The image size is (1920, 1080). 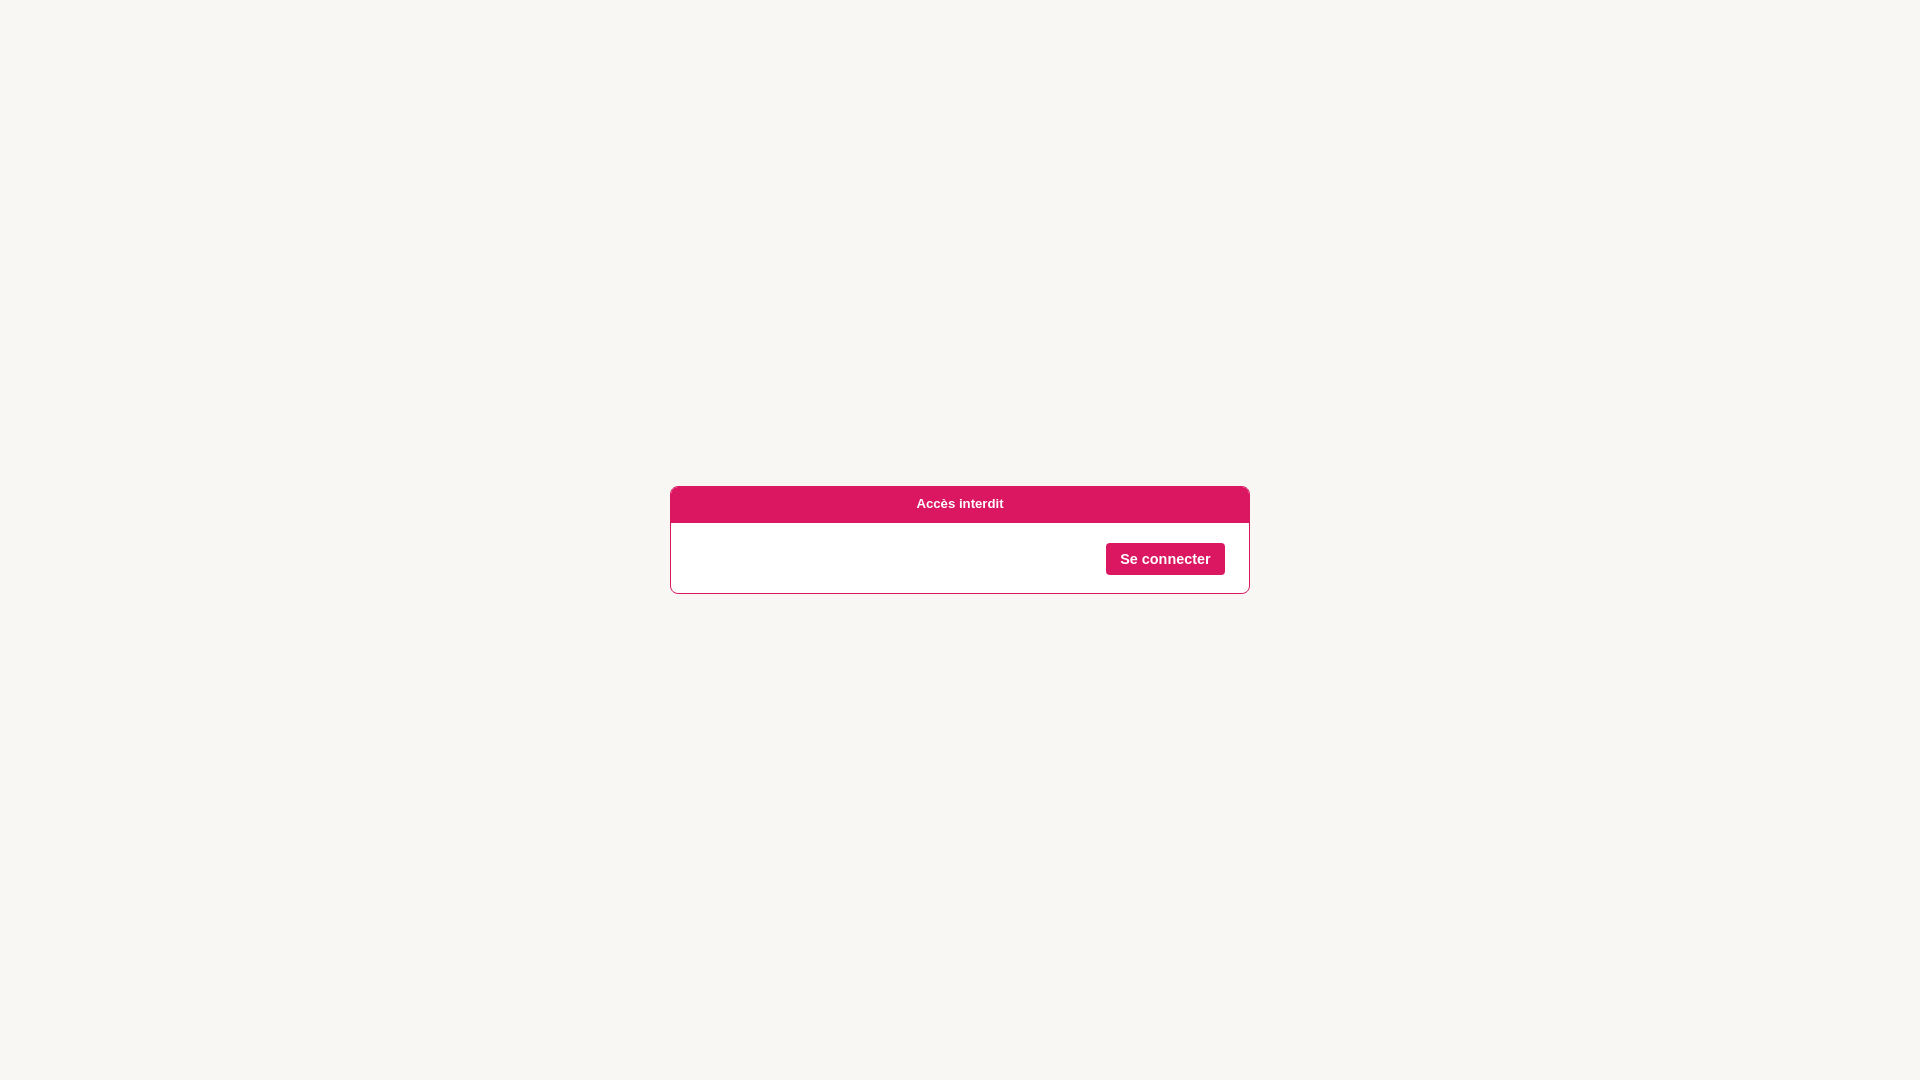 What do you see at coordinates (1165, 559) in the screenshot?
I see `'Se connecter'` at bounding box center [1165, 559].